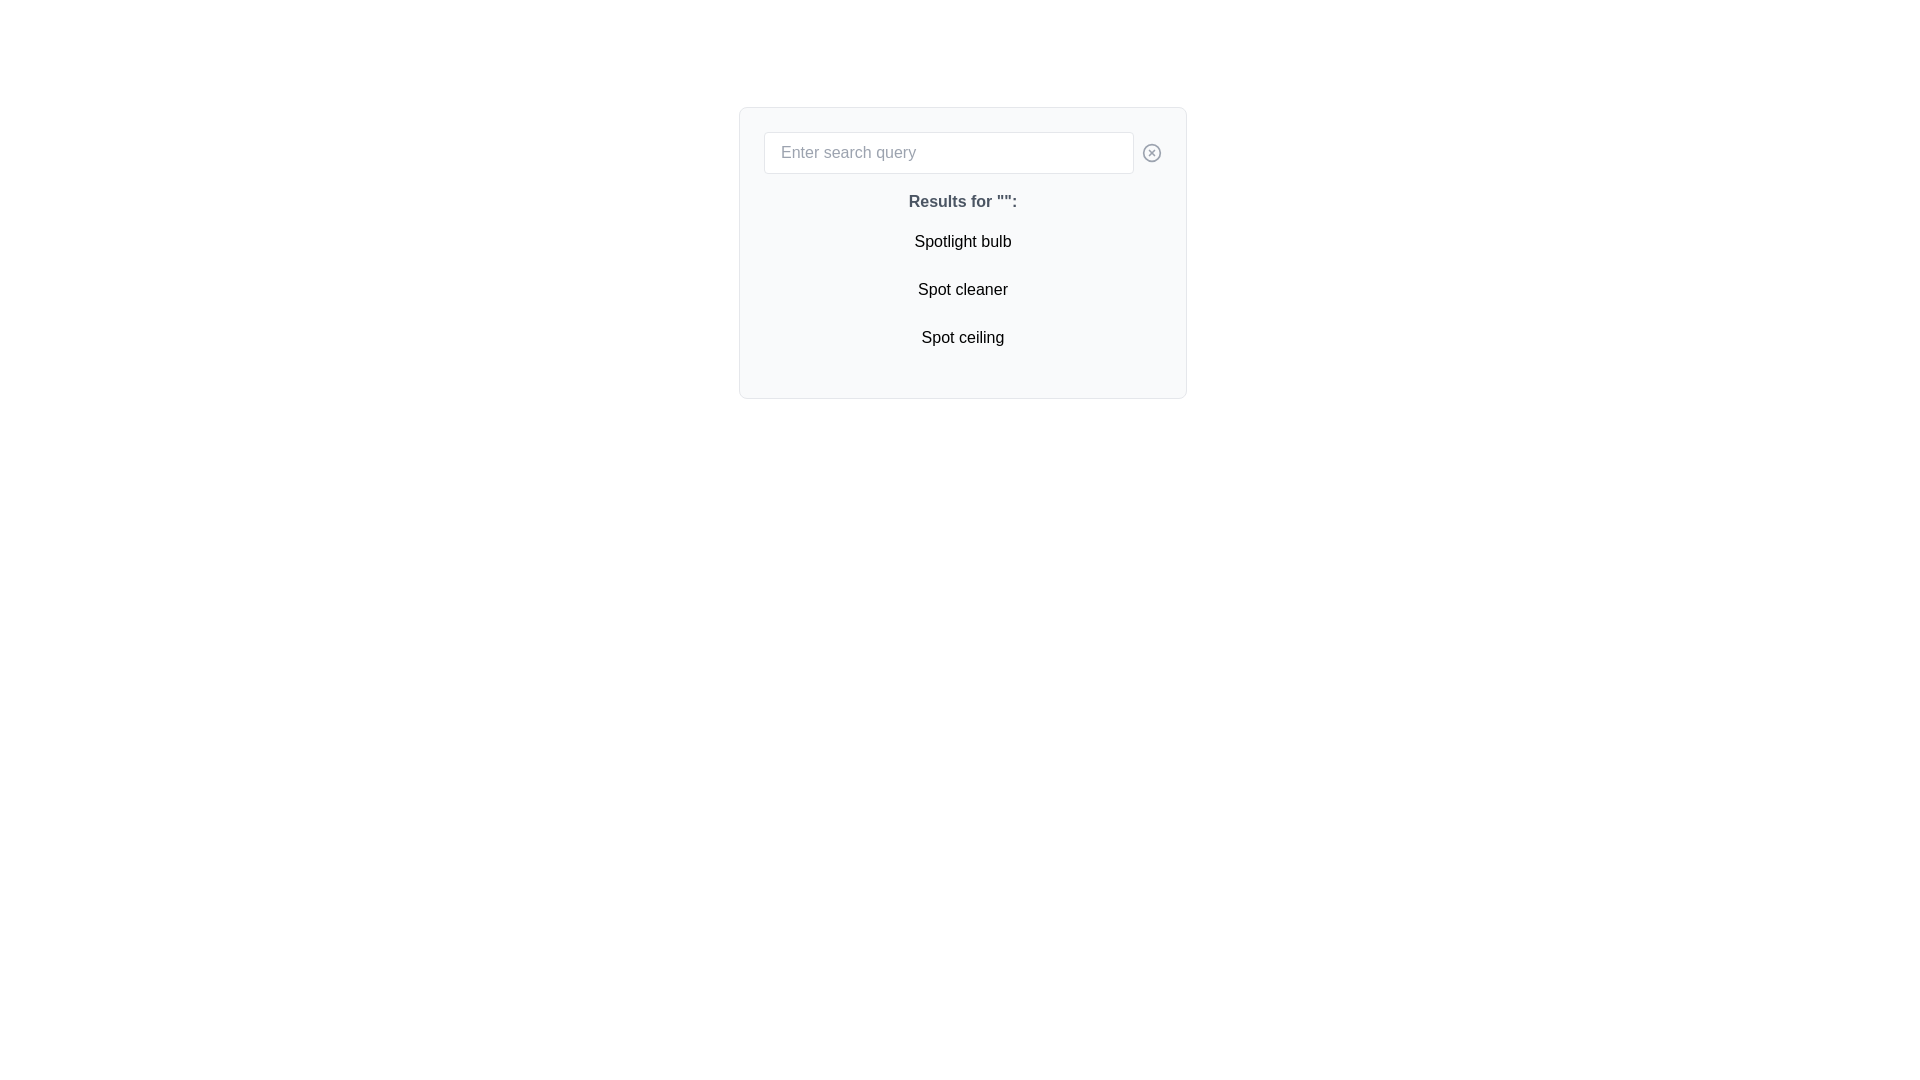 The height and width of the screenshot is (1080, 1920). What do you see at coordinates (951, 240) in the screenshot?
I see `the letter 'i' in the word 'Spotlight' within the search results list, specifically in the first item of the text 'Spotlight bulb'` at bounding box center [951, 240].